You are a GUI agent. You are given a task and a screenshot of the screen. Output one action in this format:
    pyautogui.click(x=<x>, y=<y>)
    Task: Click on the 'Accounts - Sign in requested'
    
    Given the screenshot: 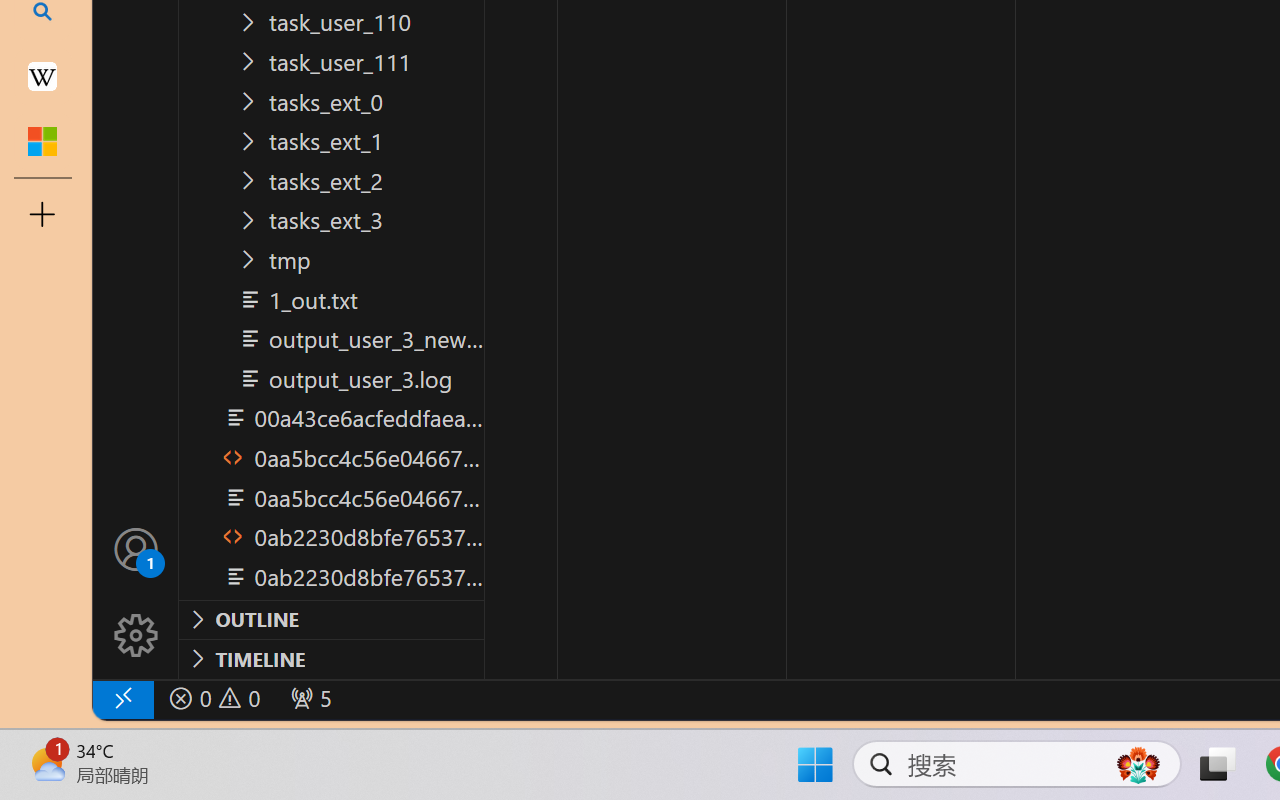 What is the action you would take?
    pyautogui.click(x=134, y=548)
    